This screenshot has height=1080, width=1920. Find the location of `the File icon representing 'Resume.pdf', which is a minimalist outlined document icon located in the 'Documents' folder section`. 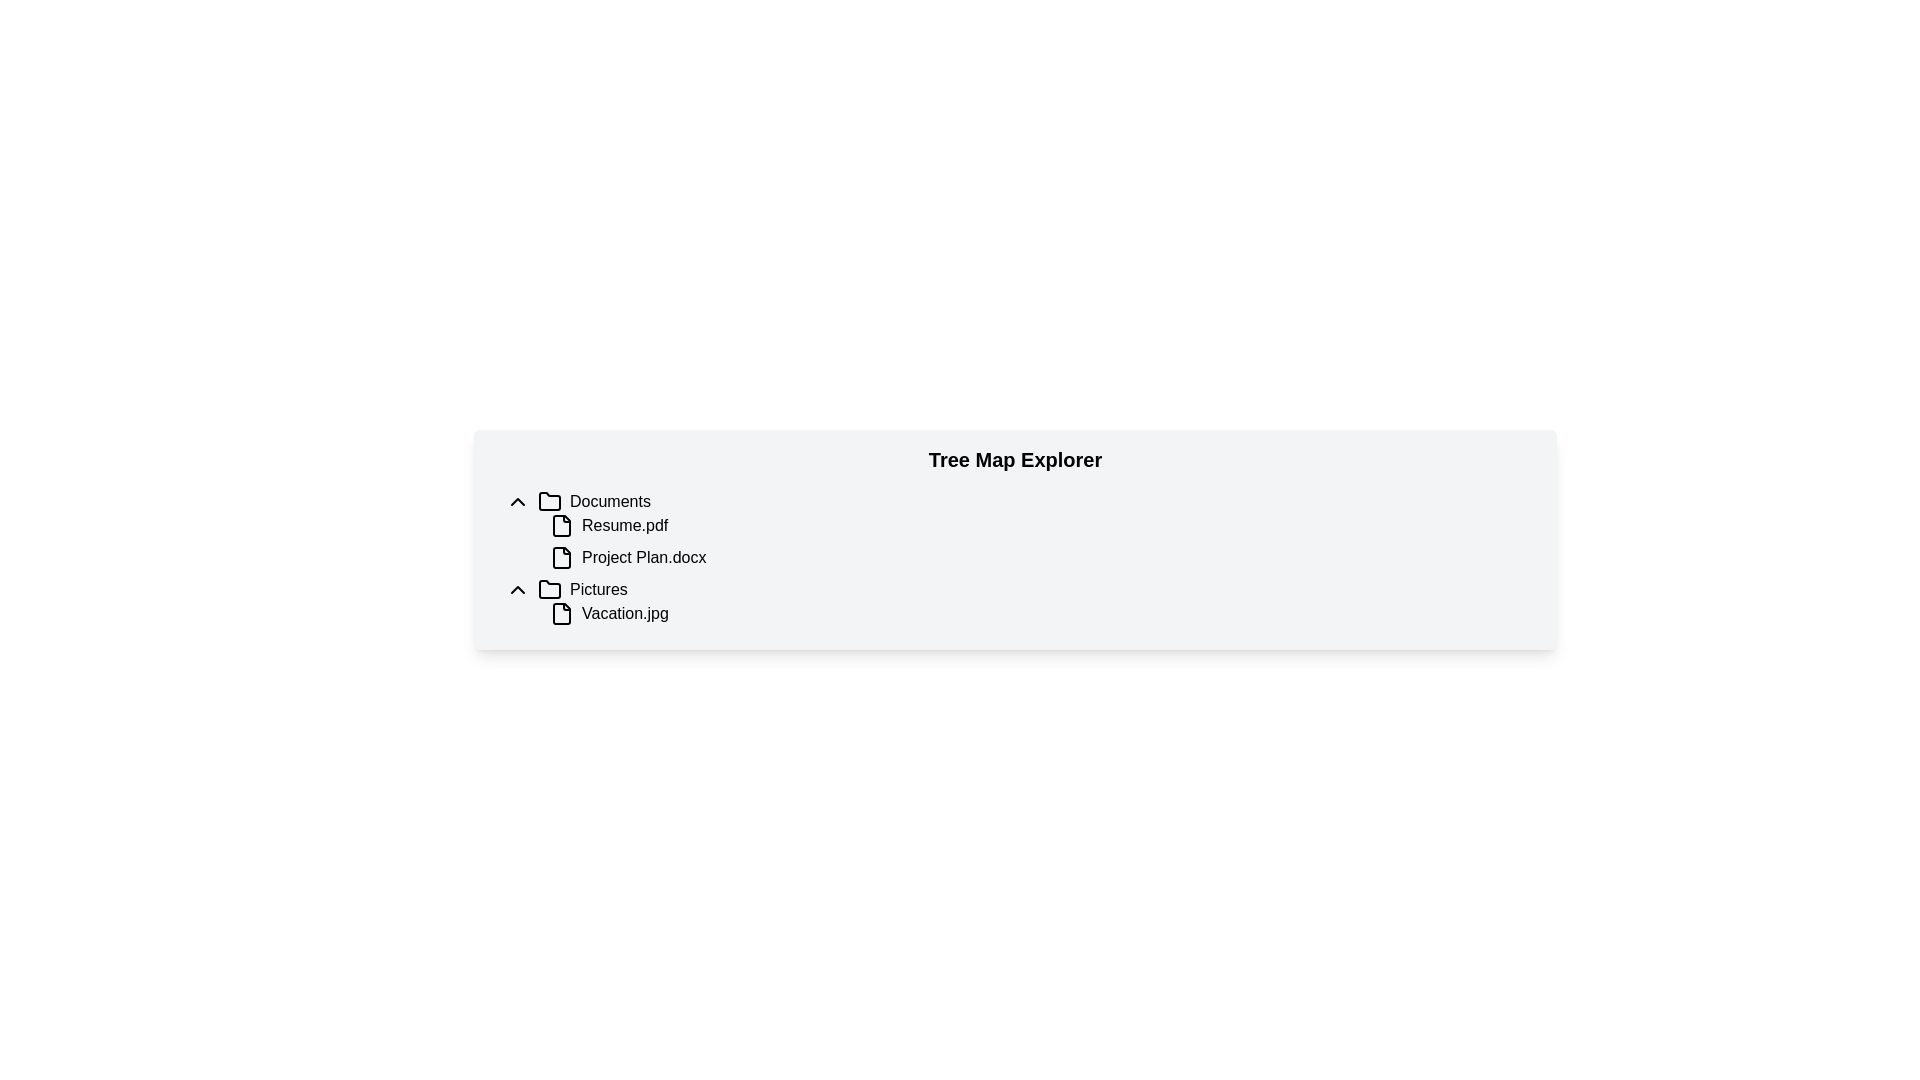

the File icon representing 'Resume.pdf', which is a minimalist outlined document icon located in the 'Documents' folder section is located at coordinates (560, 524).